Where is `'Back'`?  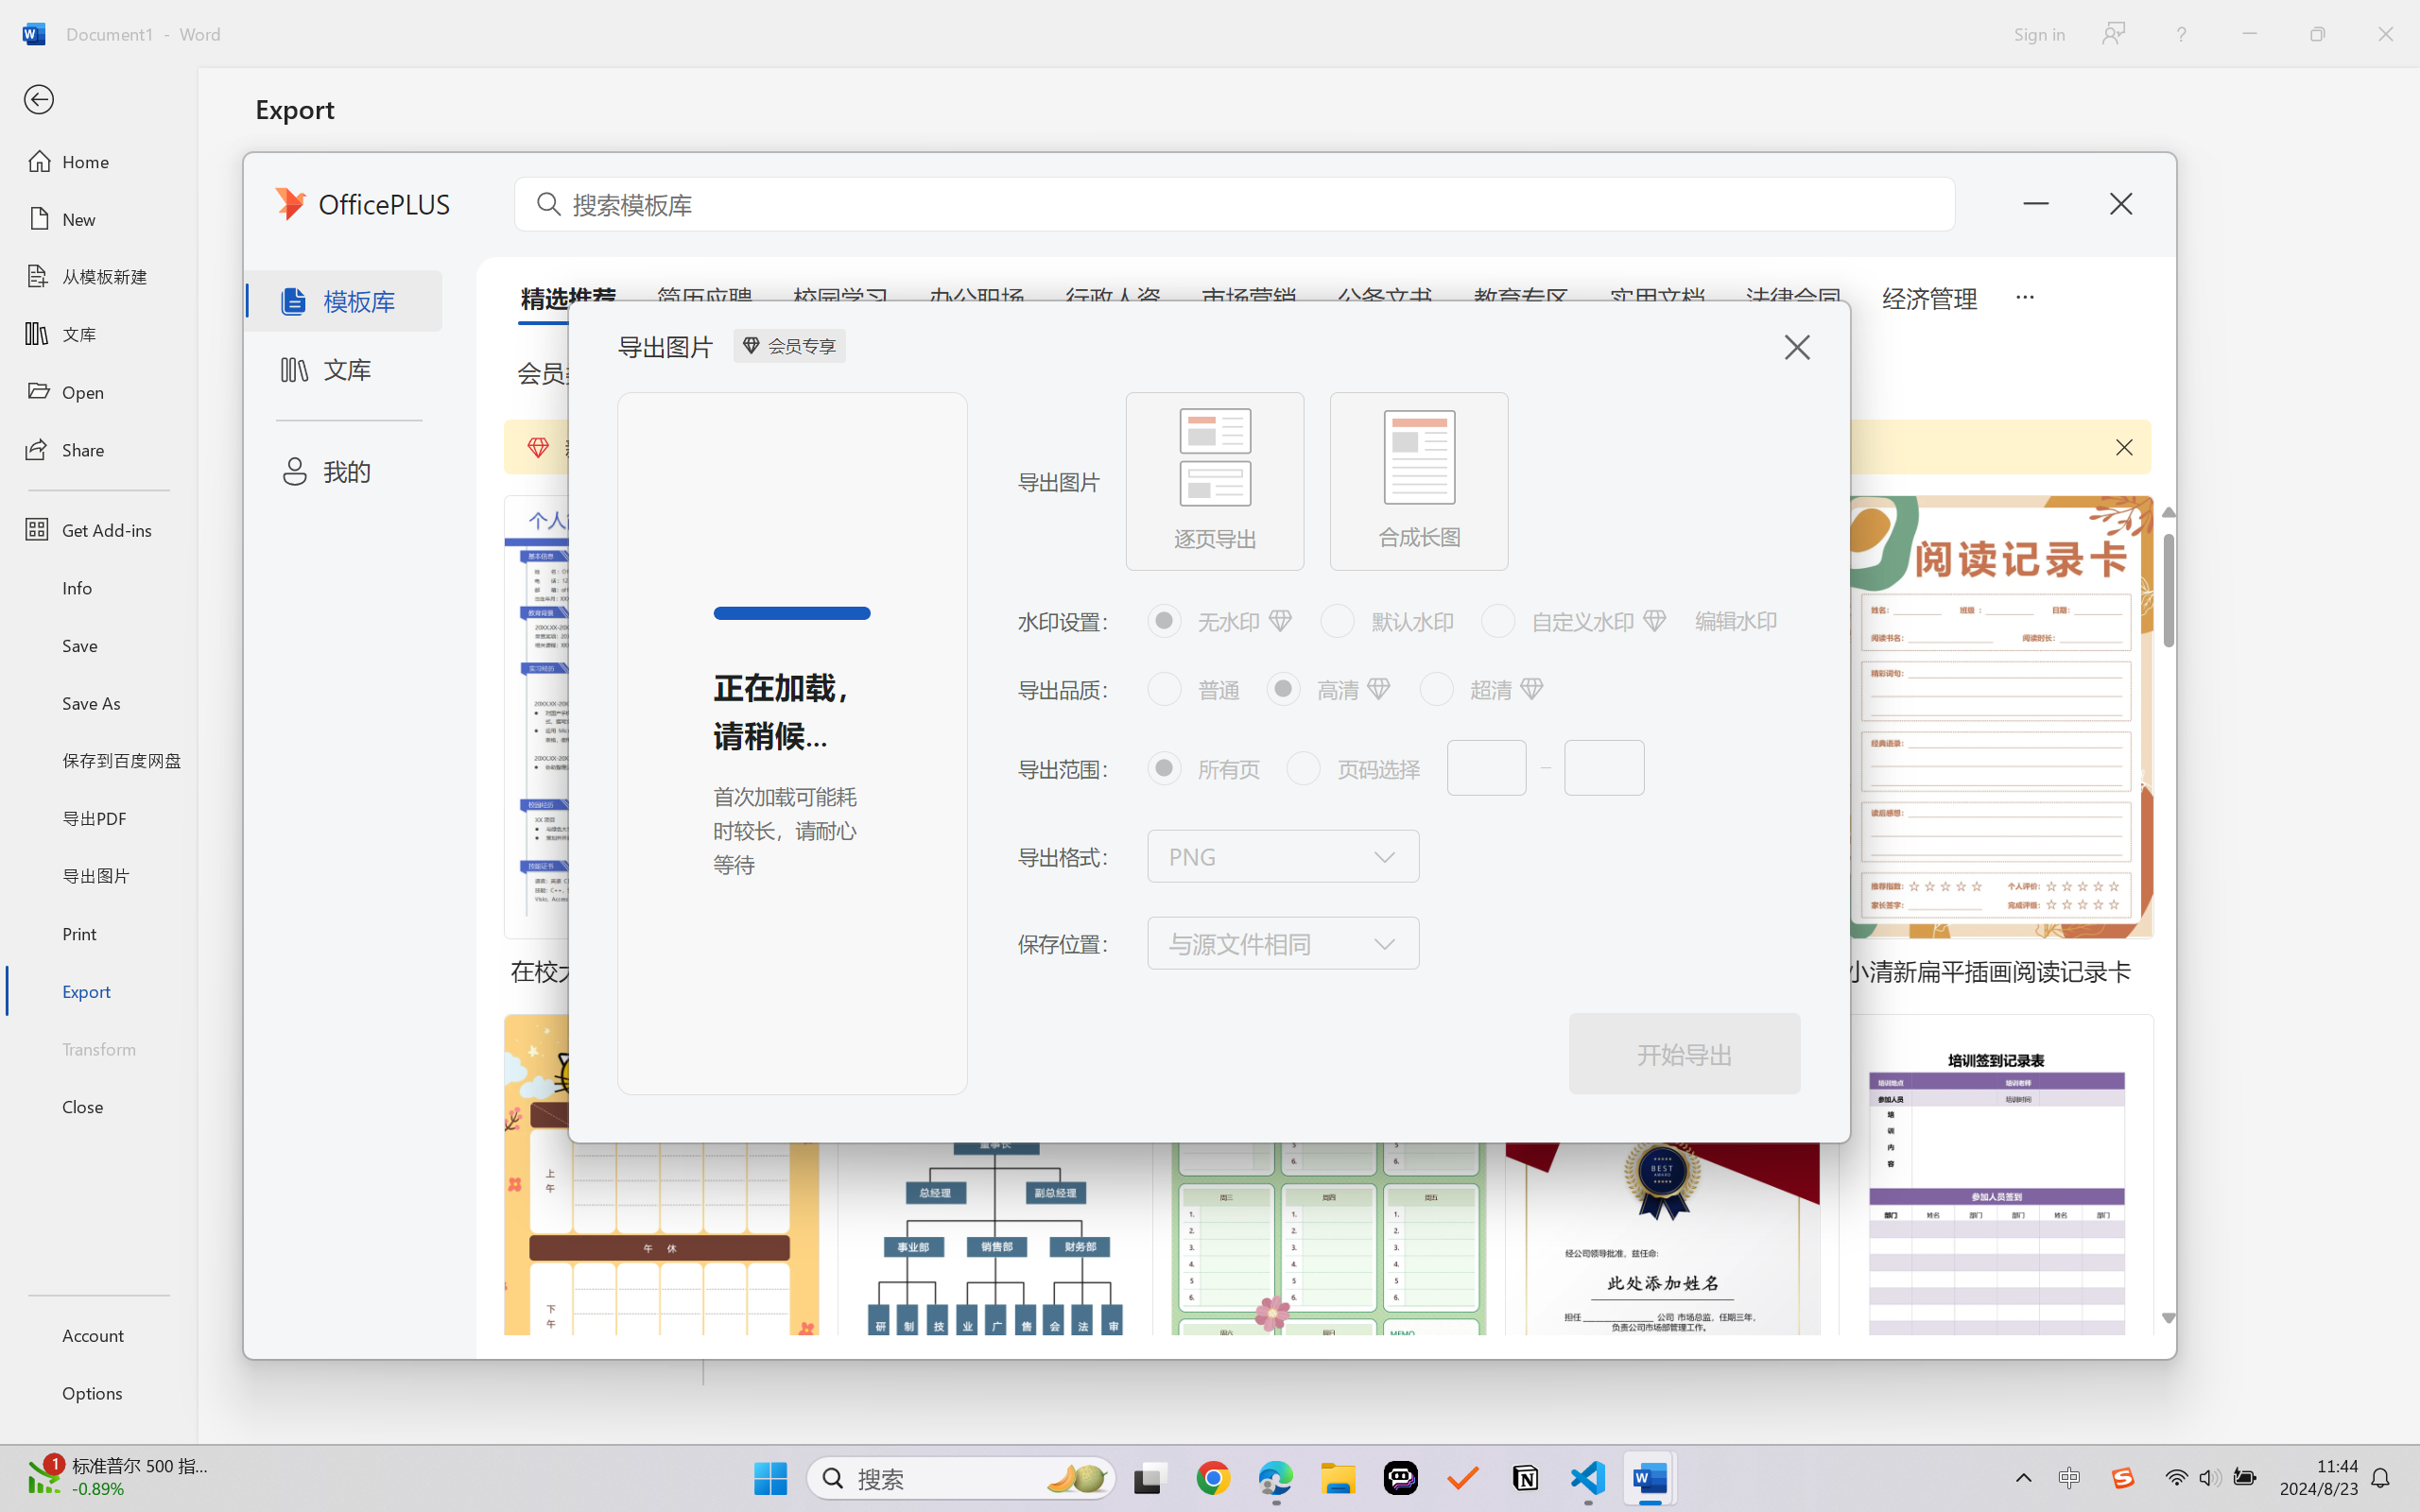
'Back' is located at coordinates (97, 100).